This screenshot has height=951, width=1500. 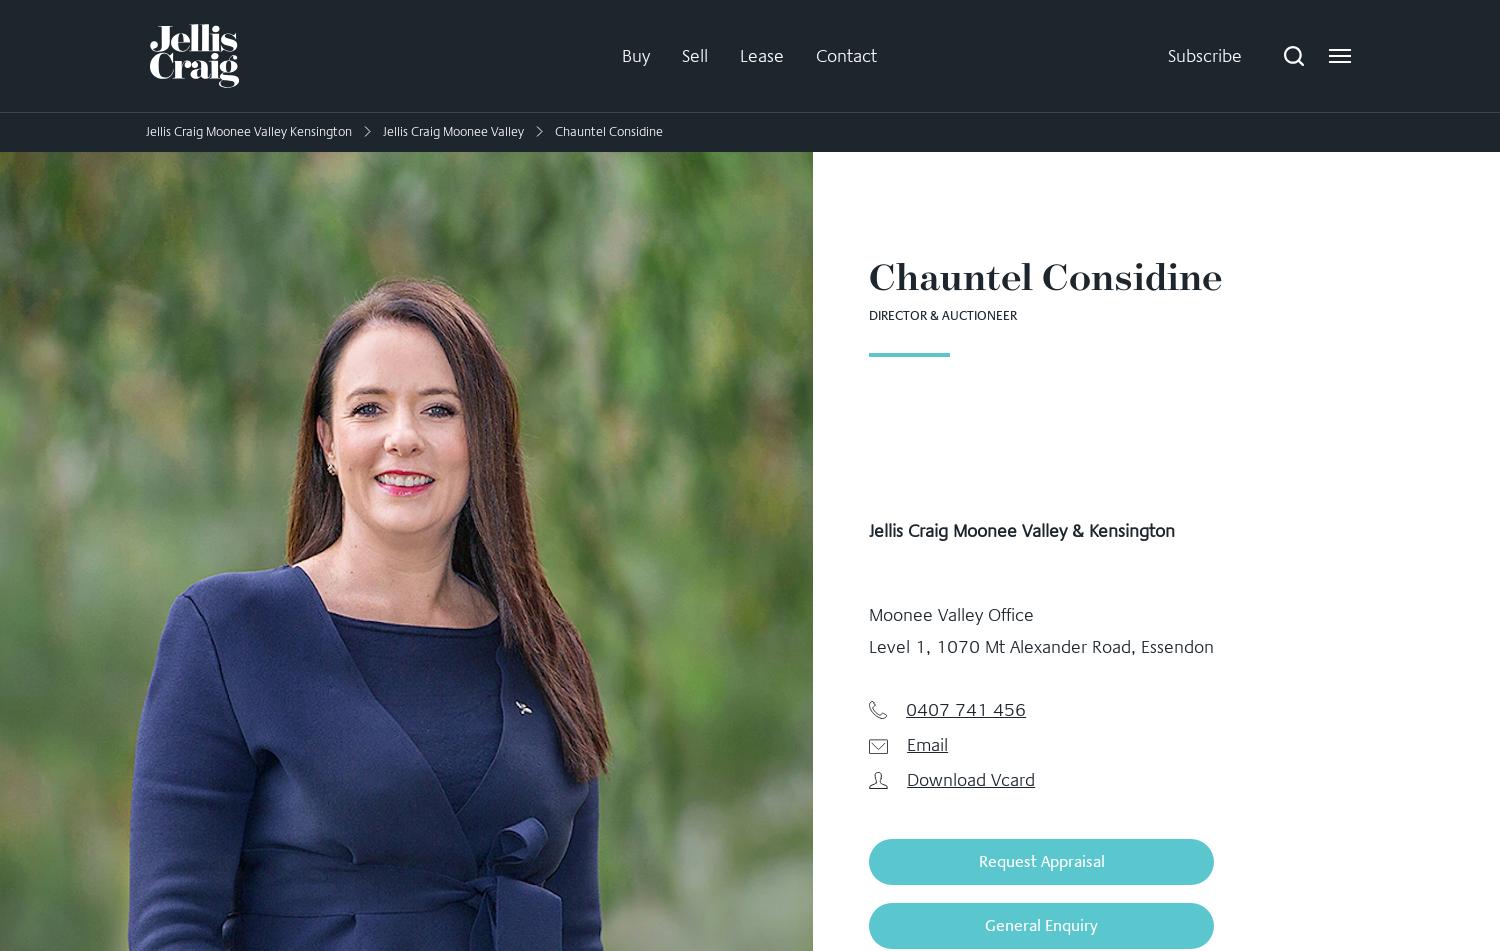 I want to click on 'Email', so click(x=927, y=744).